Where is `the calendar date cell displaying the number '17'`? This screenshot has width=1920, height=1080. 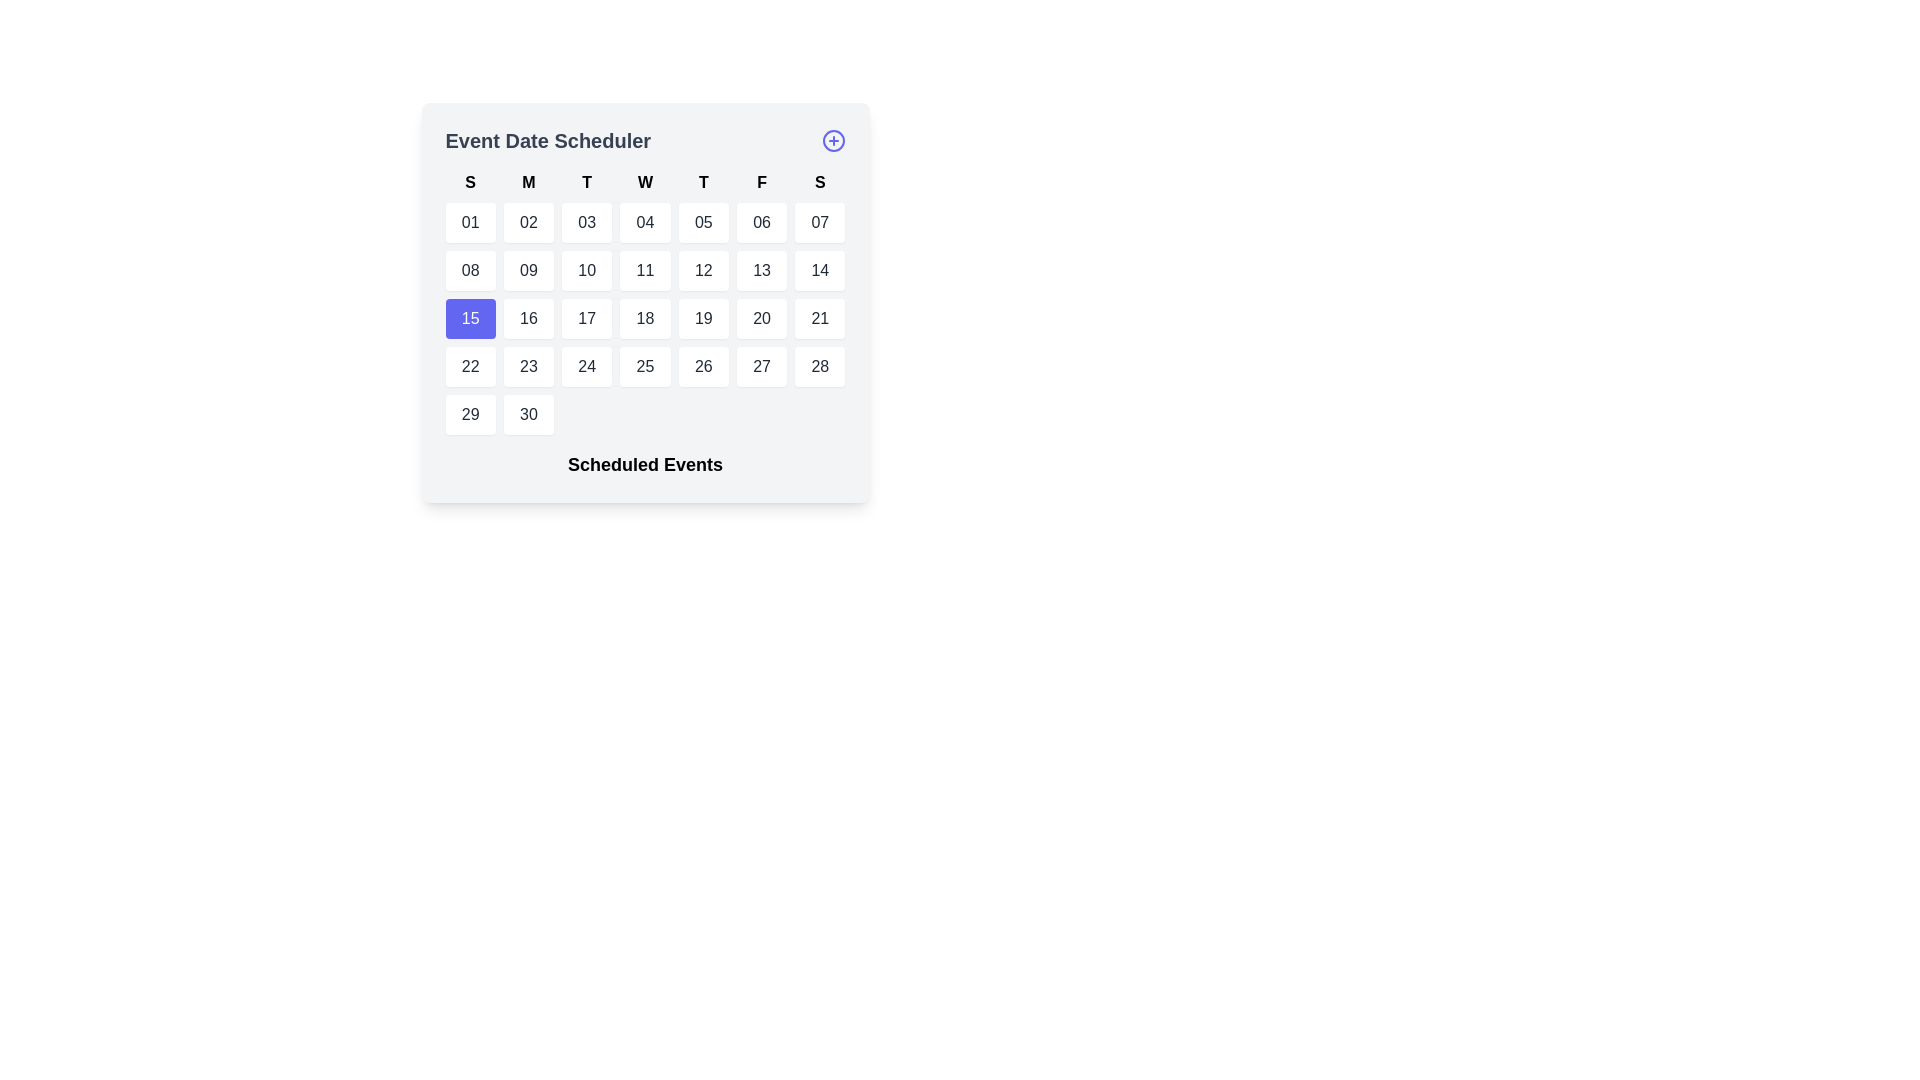 the calendar date cell displaying the number '17' is located at coordinates (586, 318).